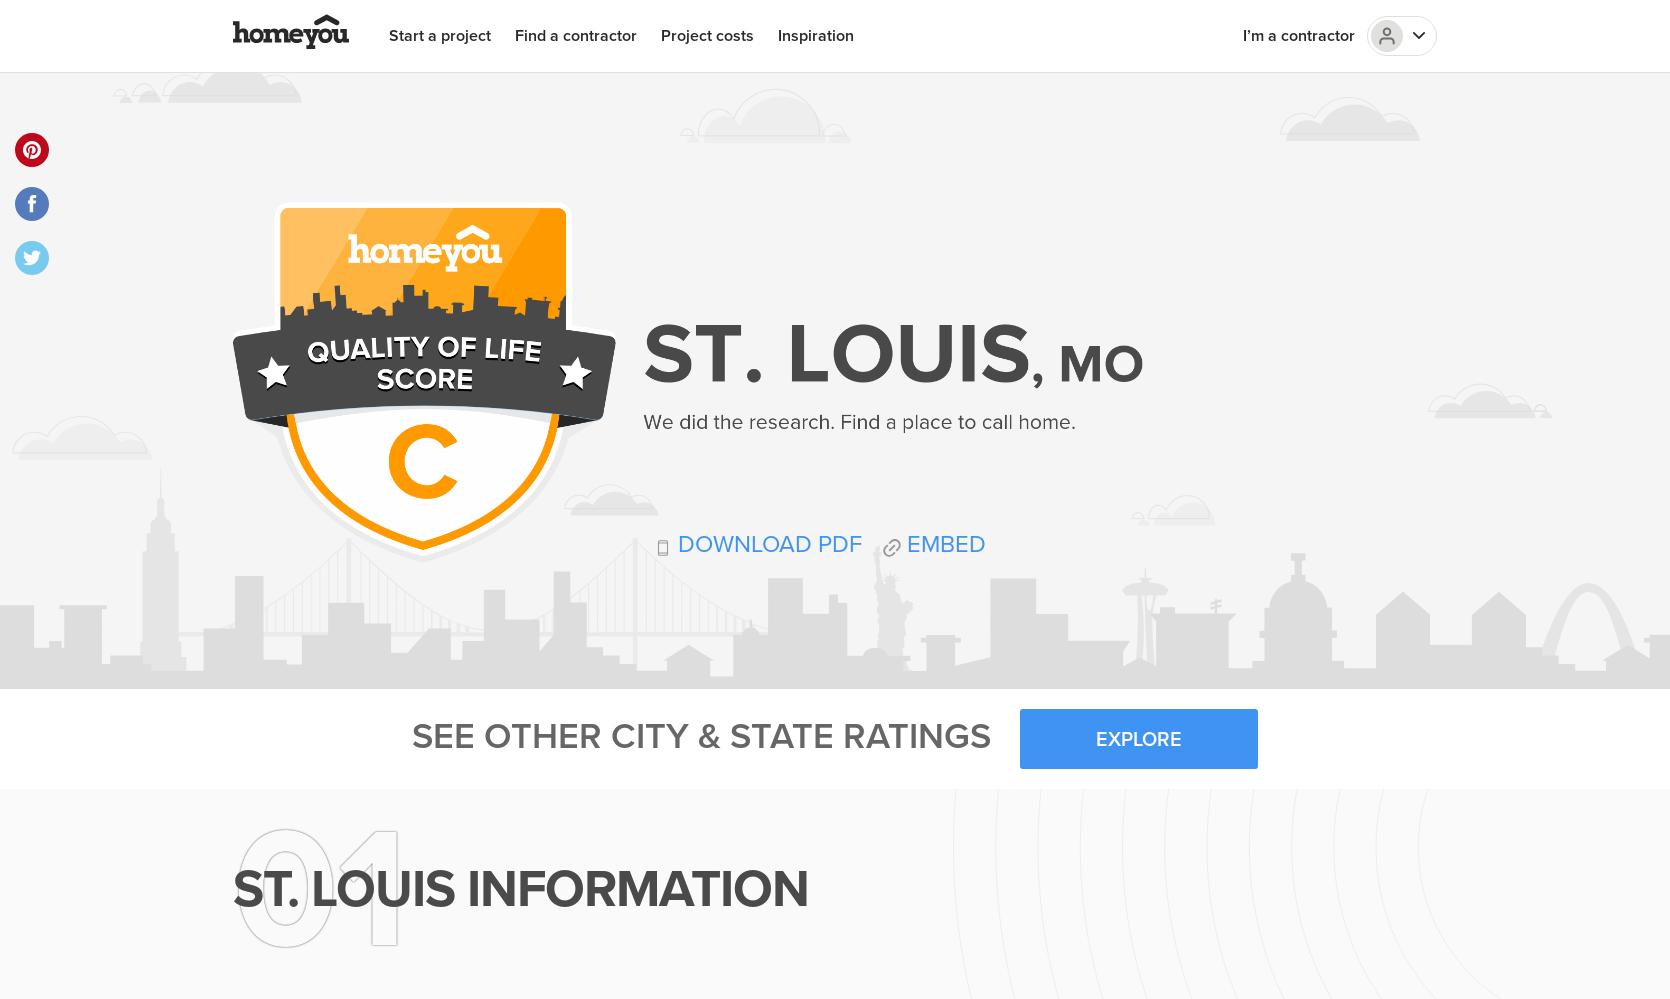  Describe the element at coordinates (942, 543) in the screenshot. I see `'Embed'` at that location.